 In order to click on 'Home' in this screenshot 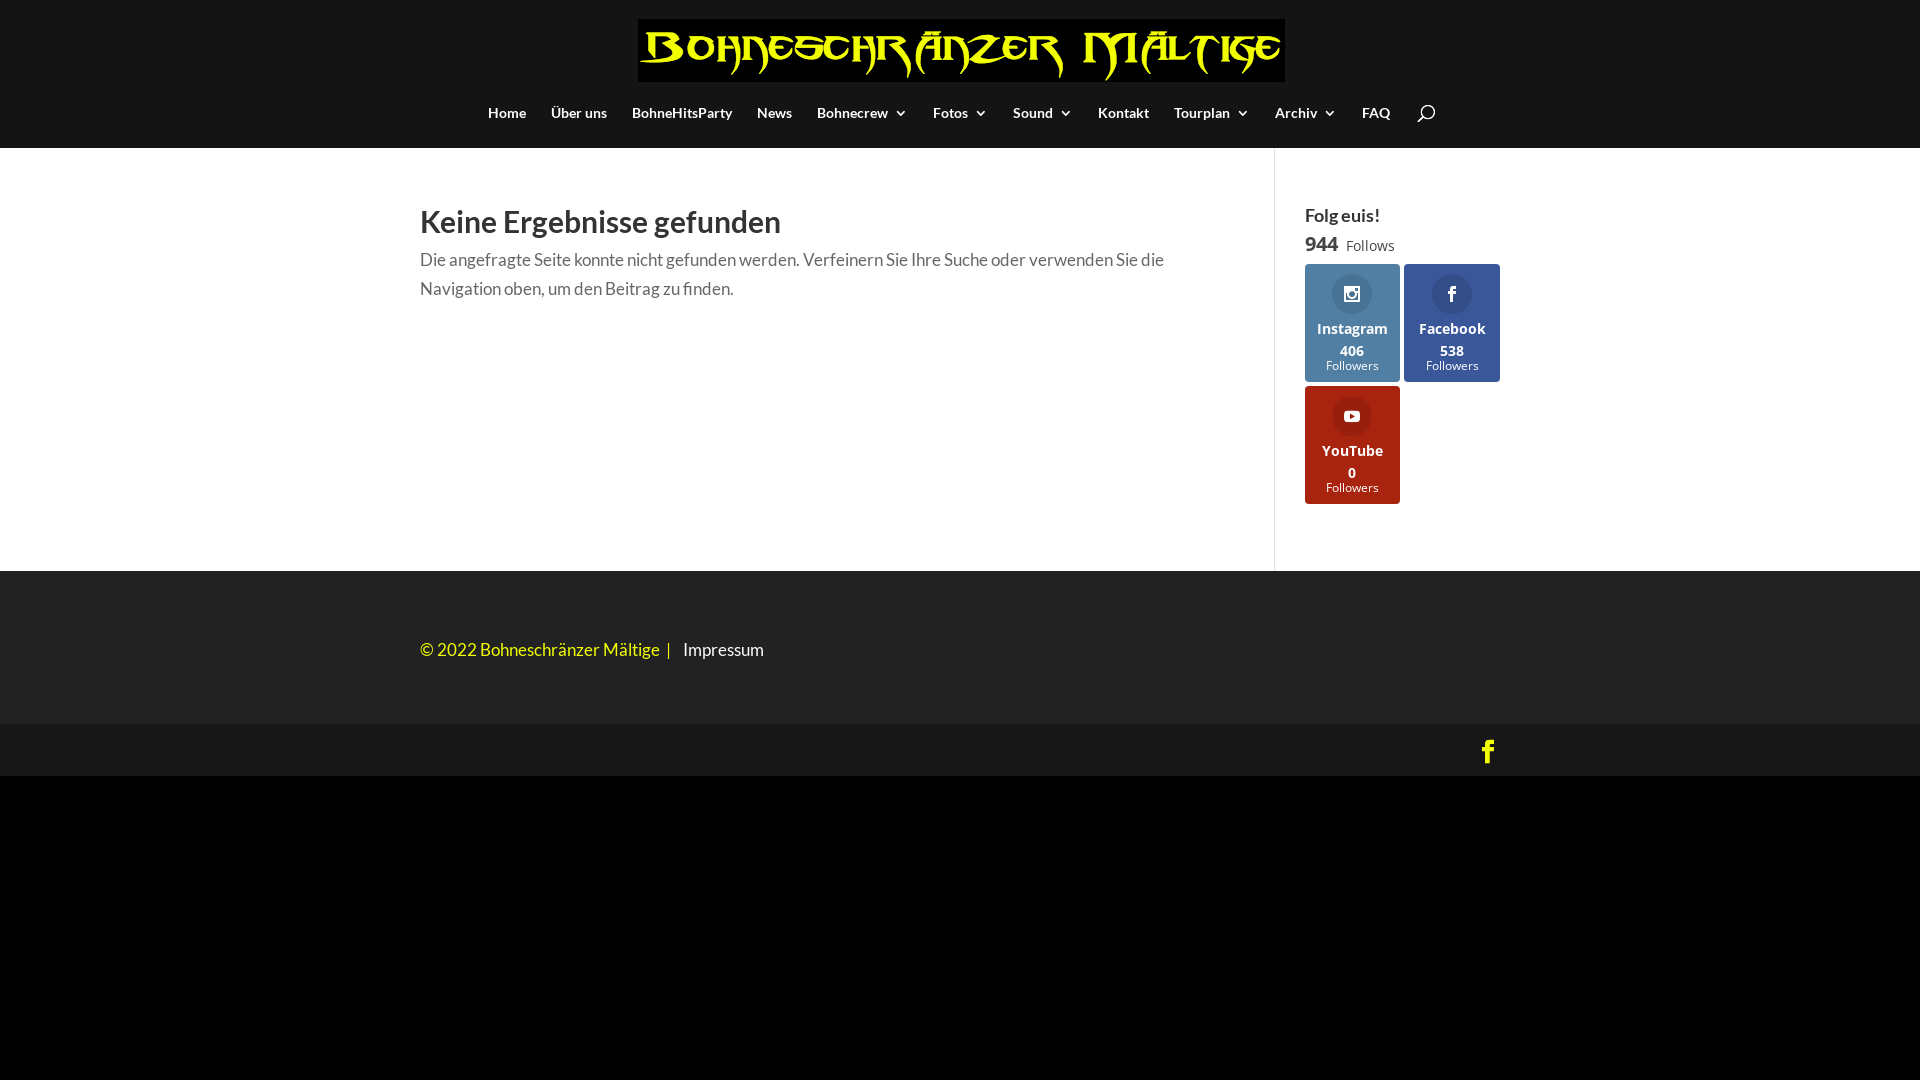, I will do `click(507, 127)`.